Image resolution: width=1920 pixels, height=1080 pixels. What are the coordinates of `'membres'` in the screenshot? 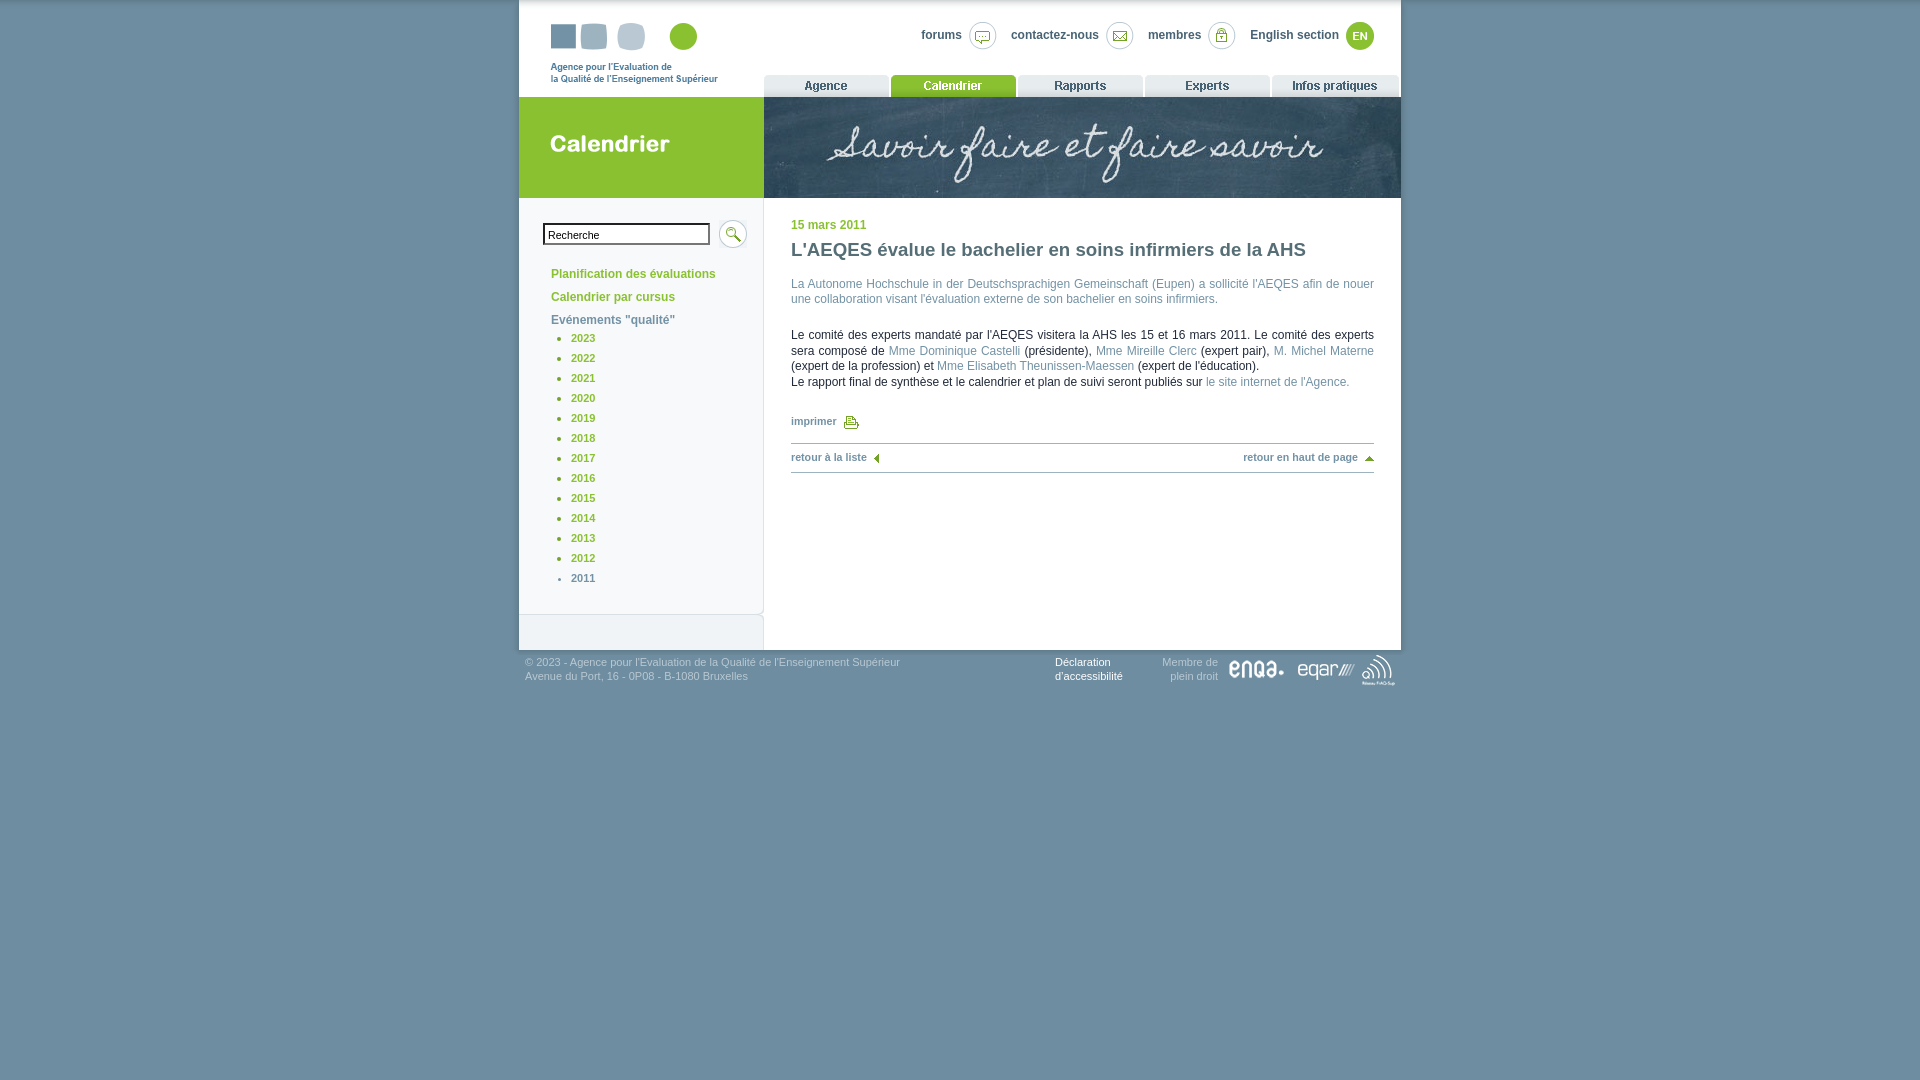 It's located at (1174, 34).